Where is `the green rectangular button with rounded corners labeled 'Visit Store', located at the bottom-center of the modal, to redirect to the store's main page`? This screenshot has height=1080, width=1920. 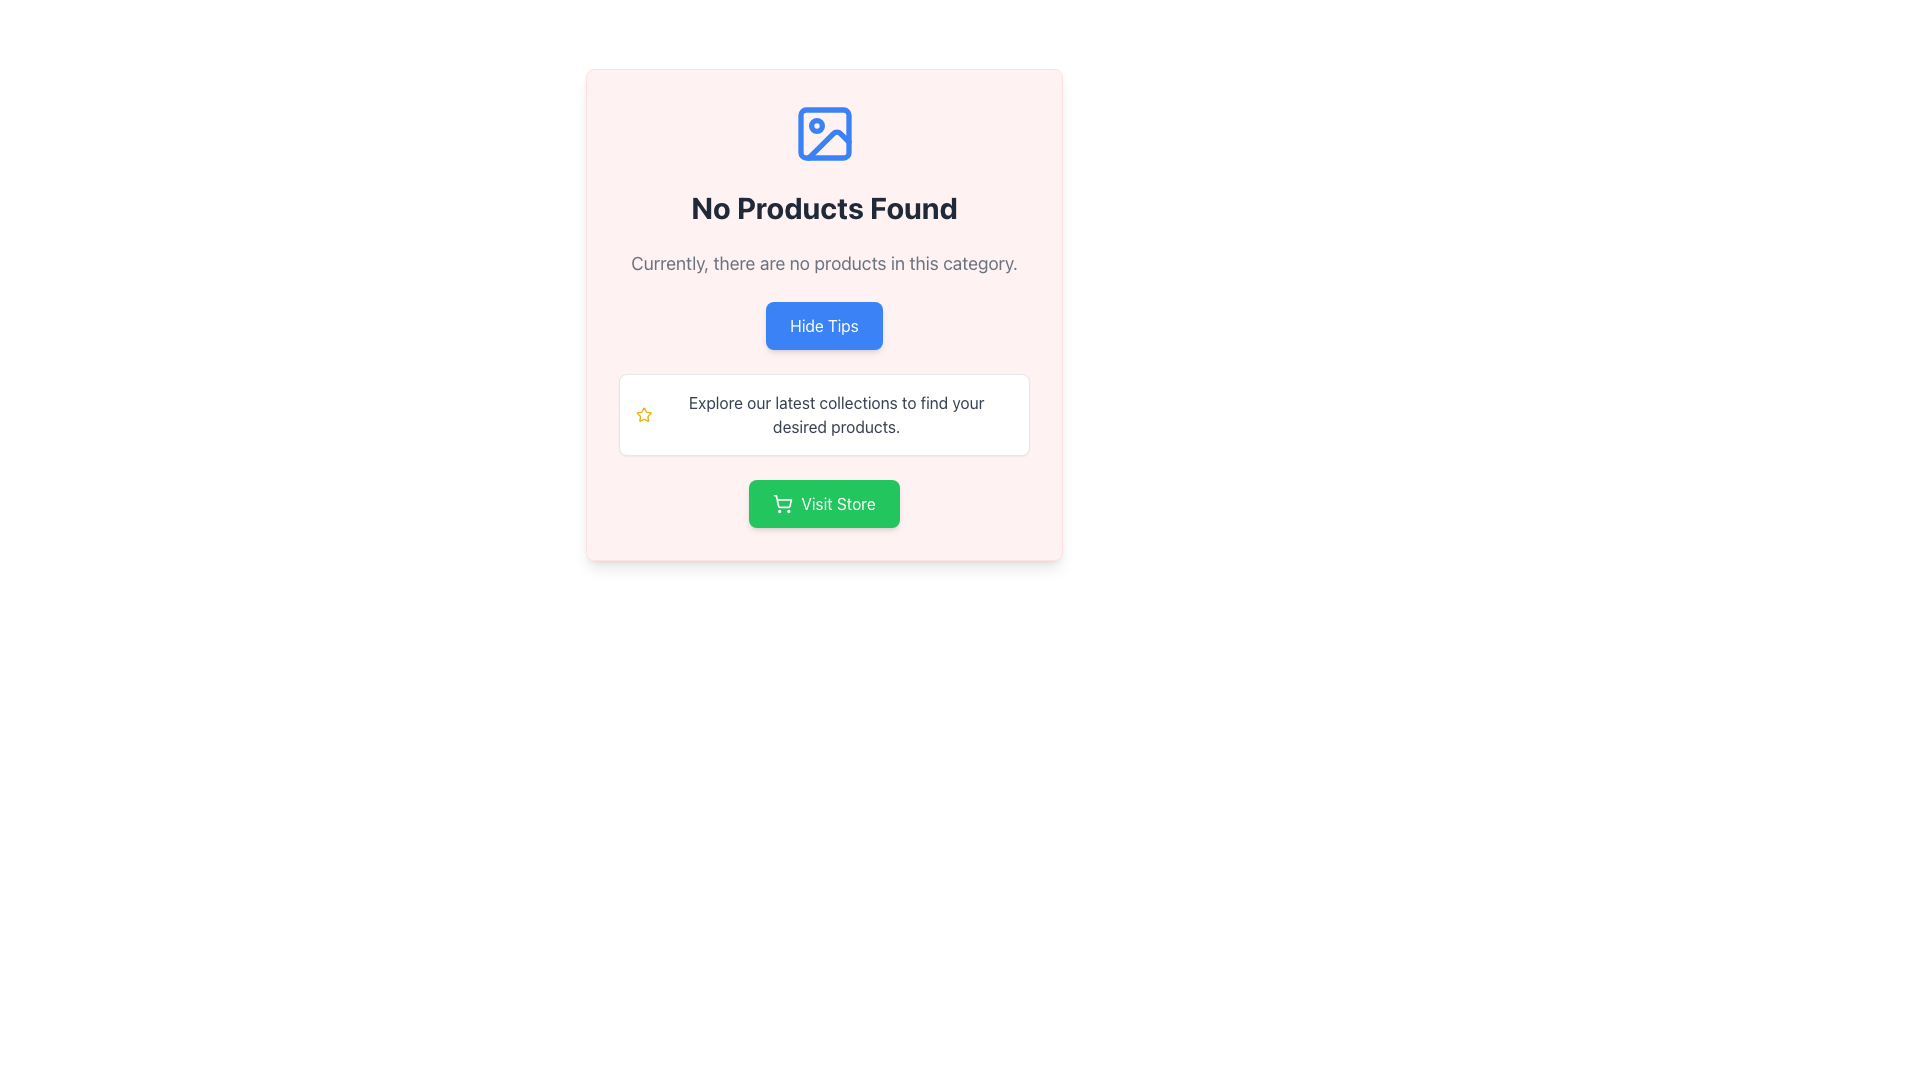
the green rectangular button with rounded corners labeled 'Visit Store', located at the bottom-center of the modal, to redirect to the store's main page is located at coordinates (824, 503).